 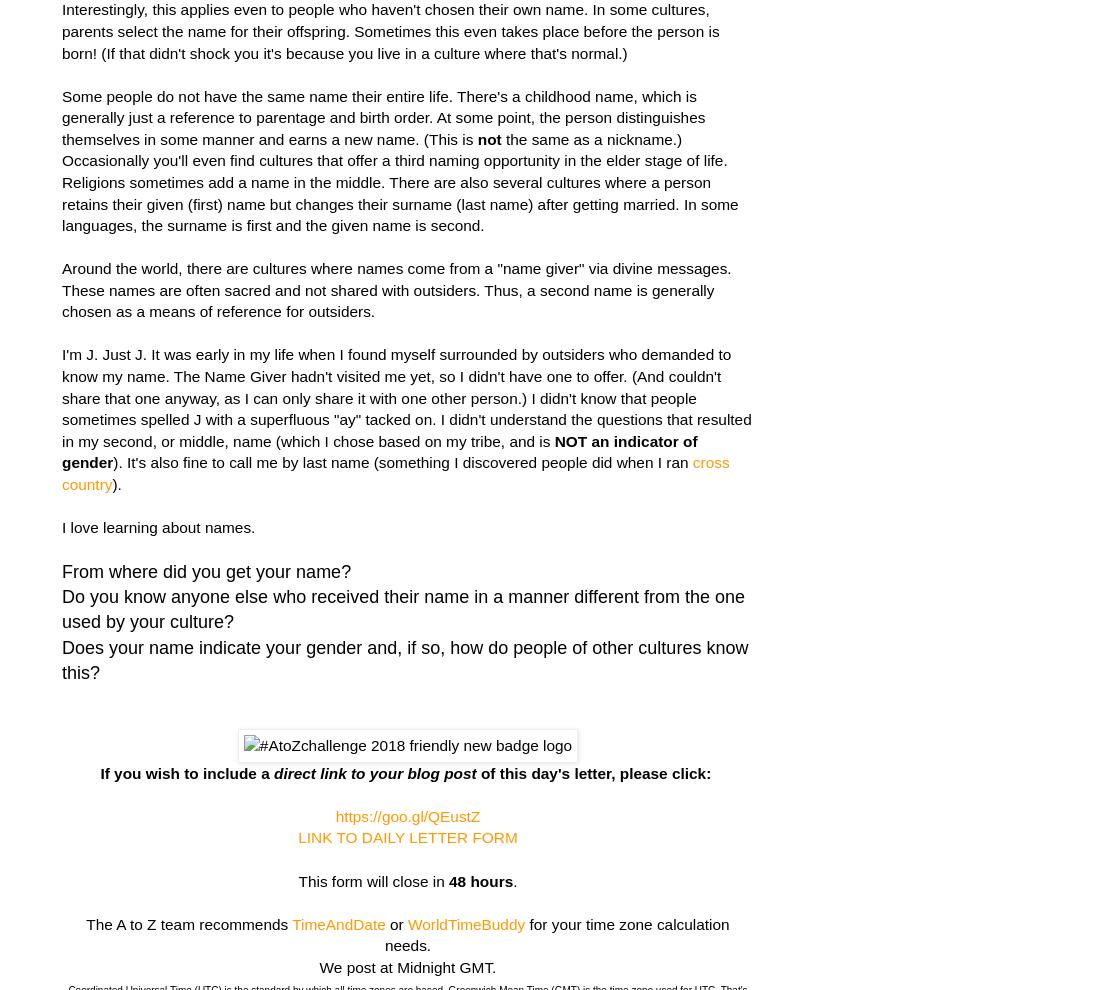 What do you see at coordinates (401, 462) in the screenshot?
I see `'). It's also fine to call me by last name (something I discovered people did when I ran'` at bounding box center [401, 462].